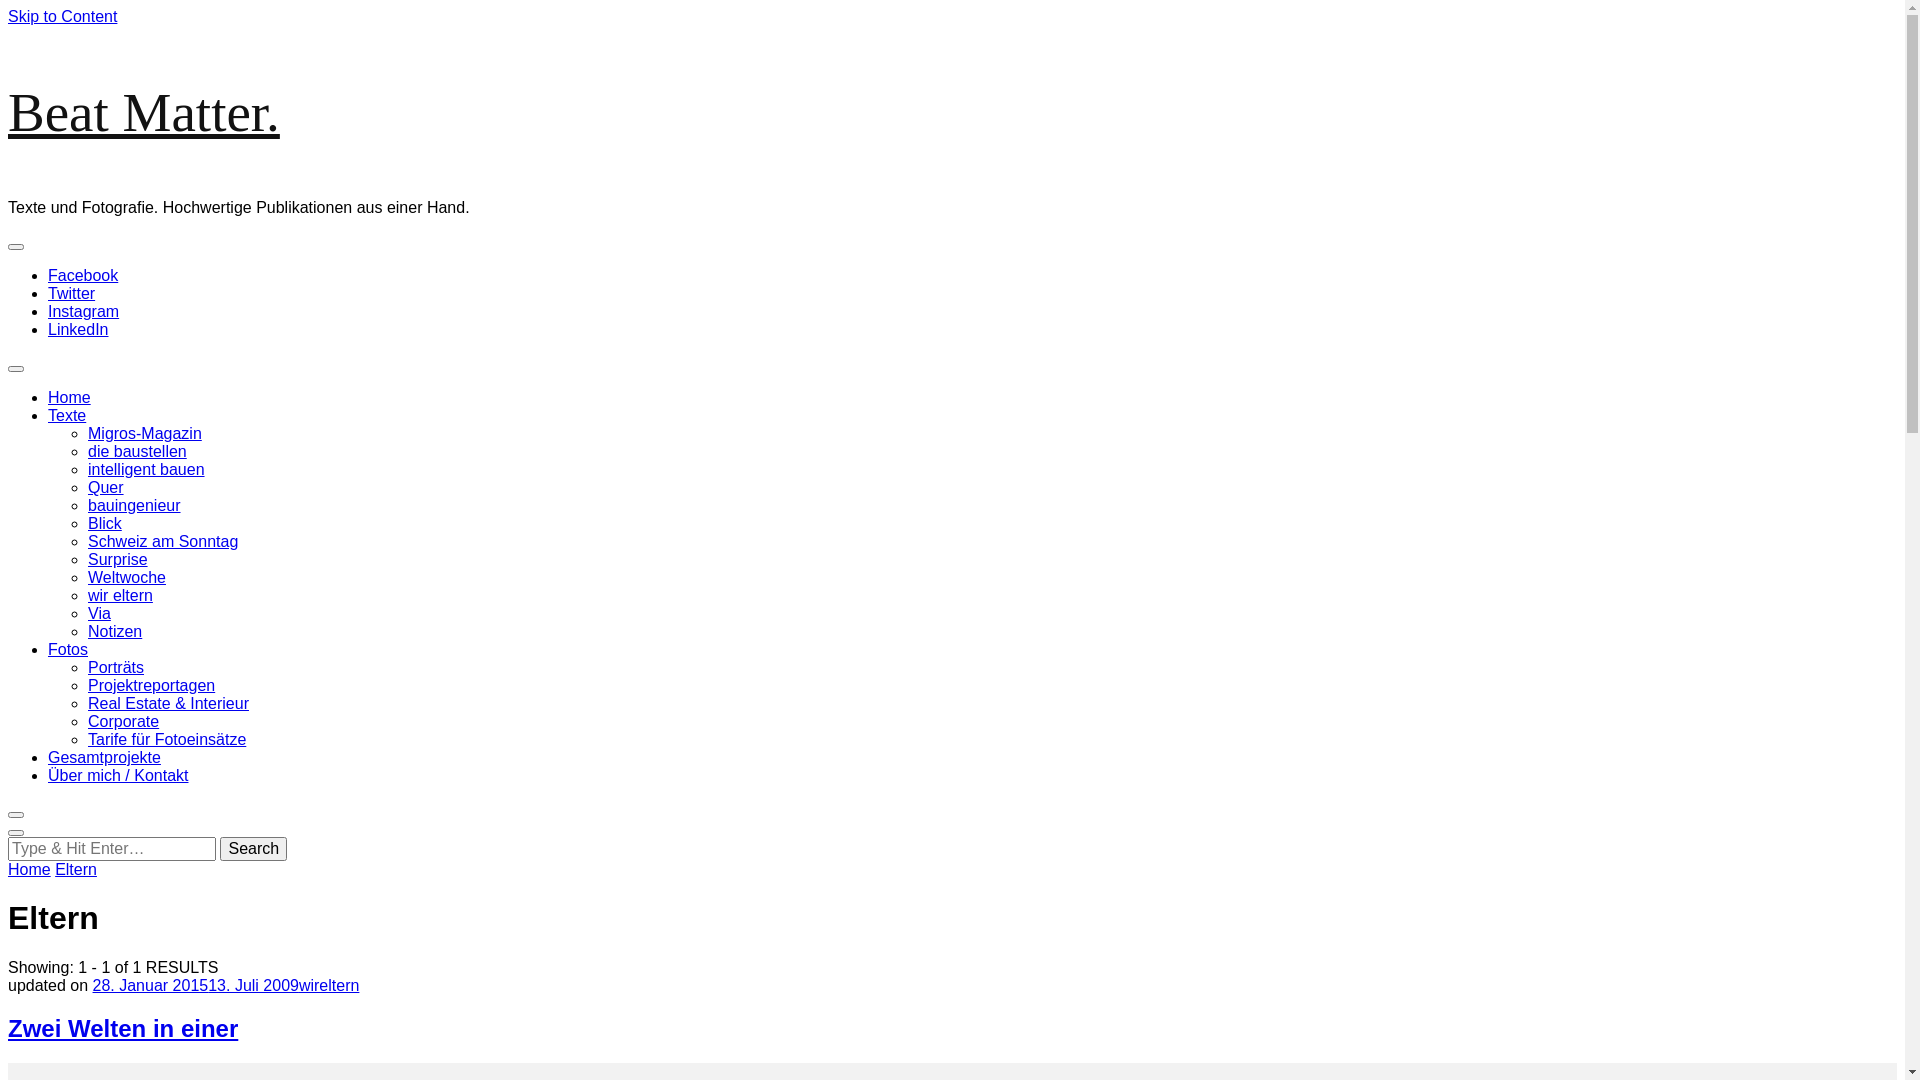  Describe the element at coordinates (86, 684) in the screenshot. I see `'Projektreportagen'` at that location.